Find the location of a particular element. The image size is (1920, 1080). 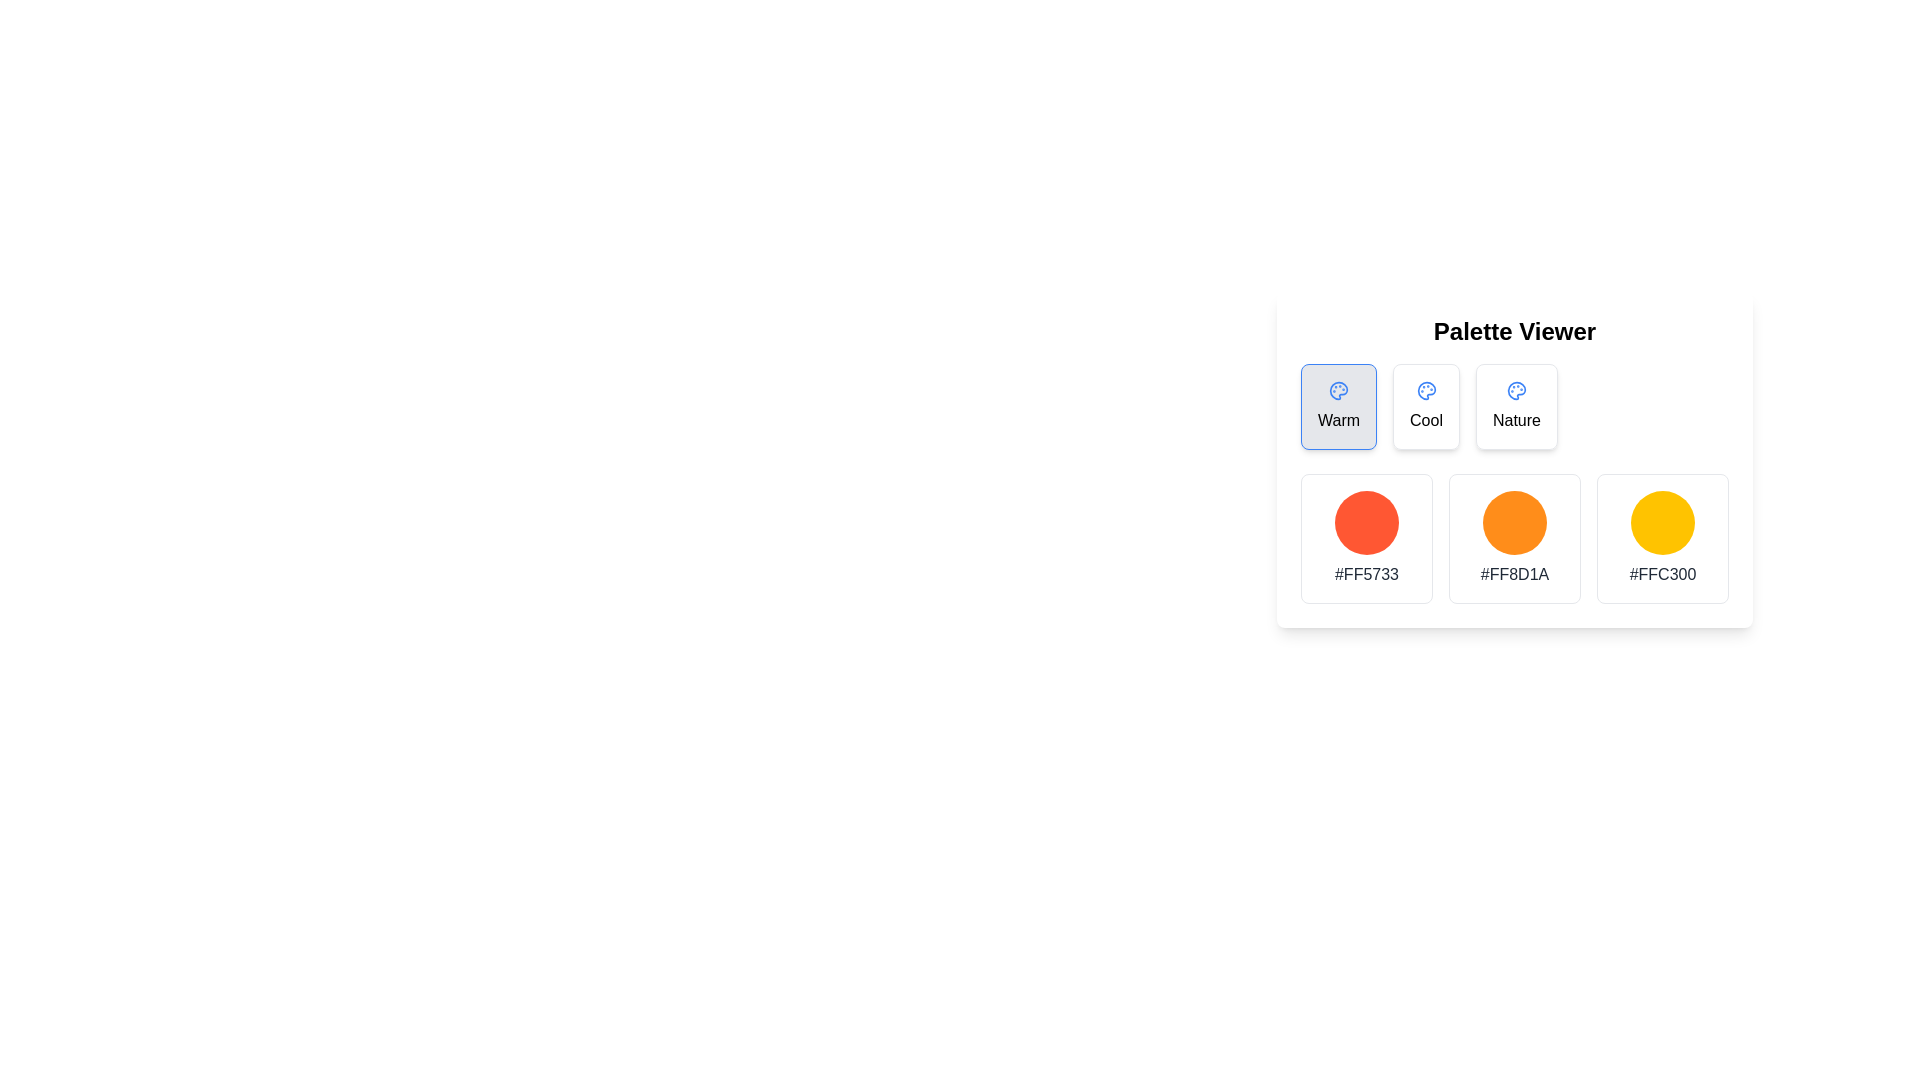

the first button in the color theme options is located at coordinates (1339, 406).